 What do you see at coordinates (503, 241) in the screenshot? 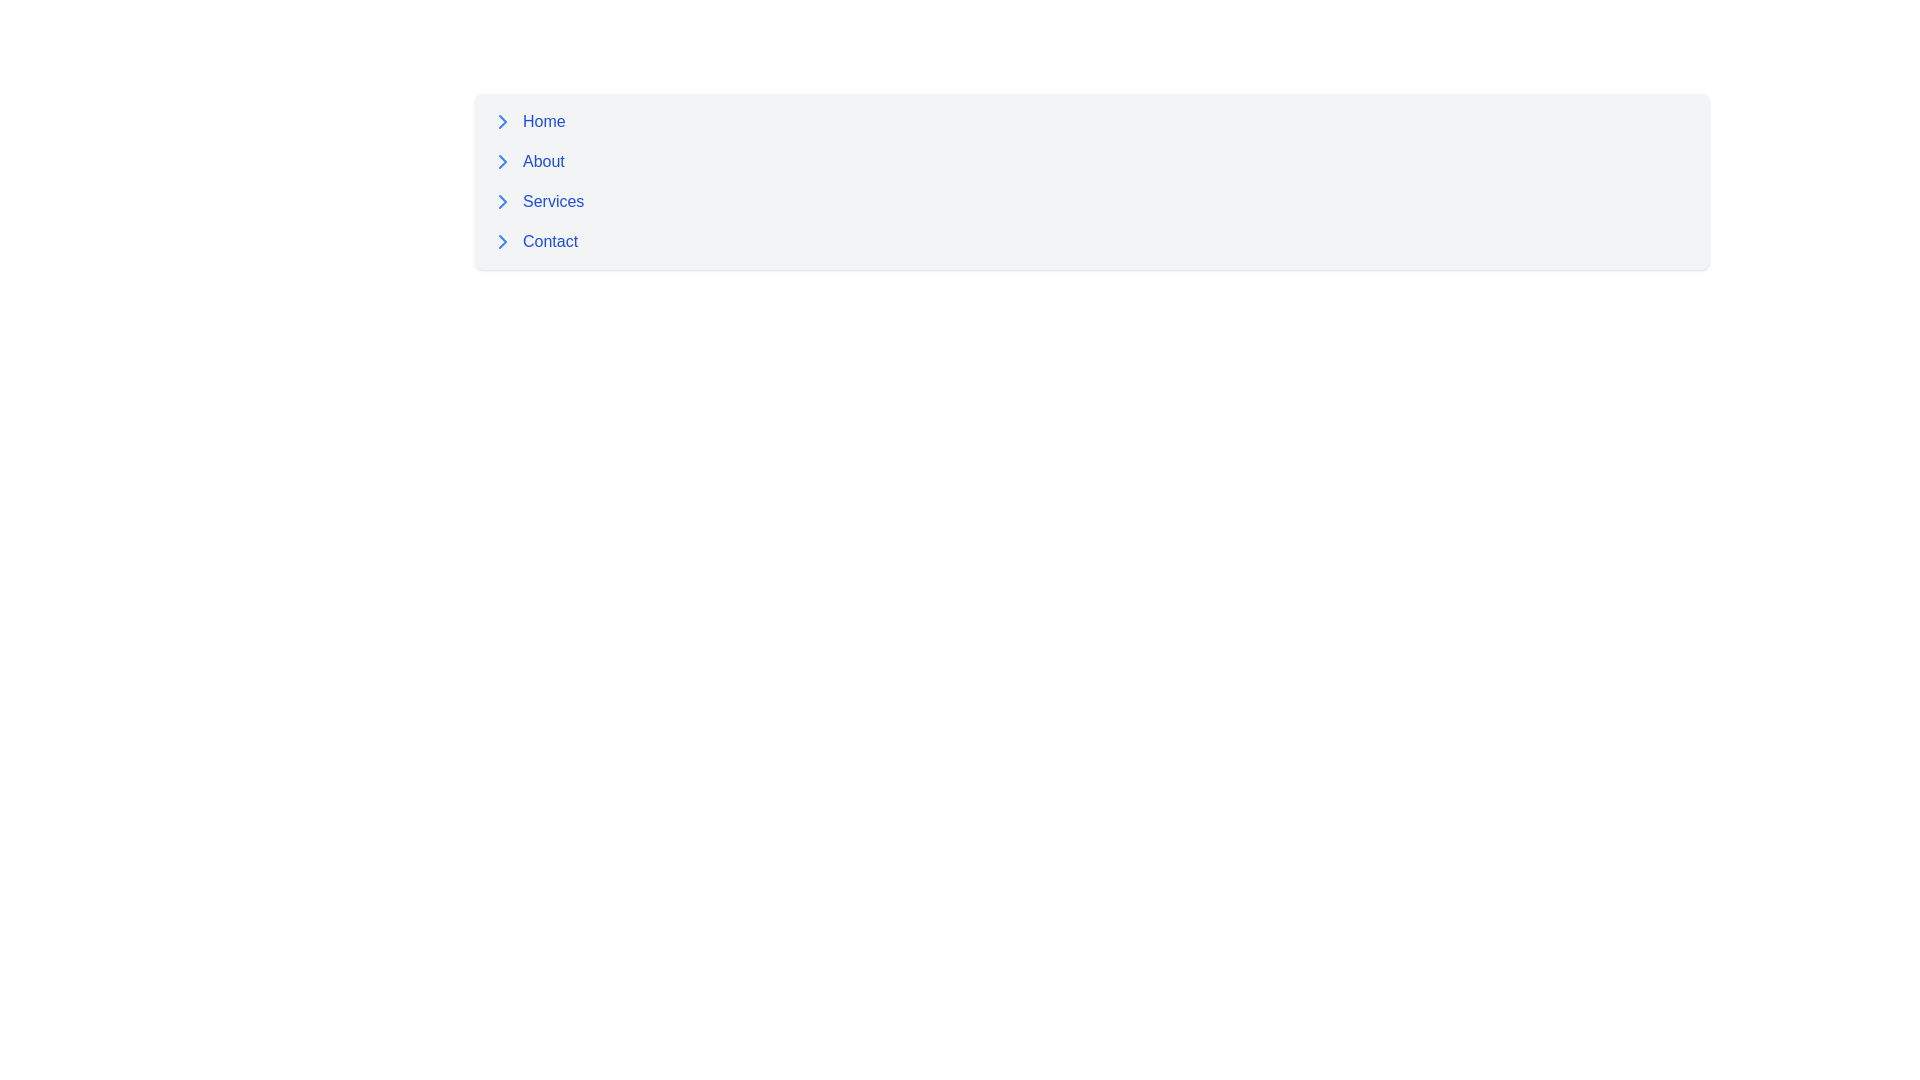
I see `the fourth chevron icon located next to the 'Contact' text label` at bounding box center [503, 241].